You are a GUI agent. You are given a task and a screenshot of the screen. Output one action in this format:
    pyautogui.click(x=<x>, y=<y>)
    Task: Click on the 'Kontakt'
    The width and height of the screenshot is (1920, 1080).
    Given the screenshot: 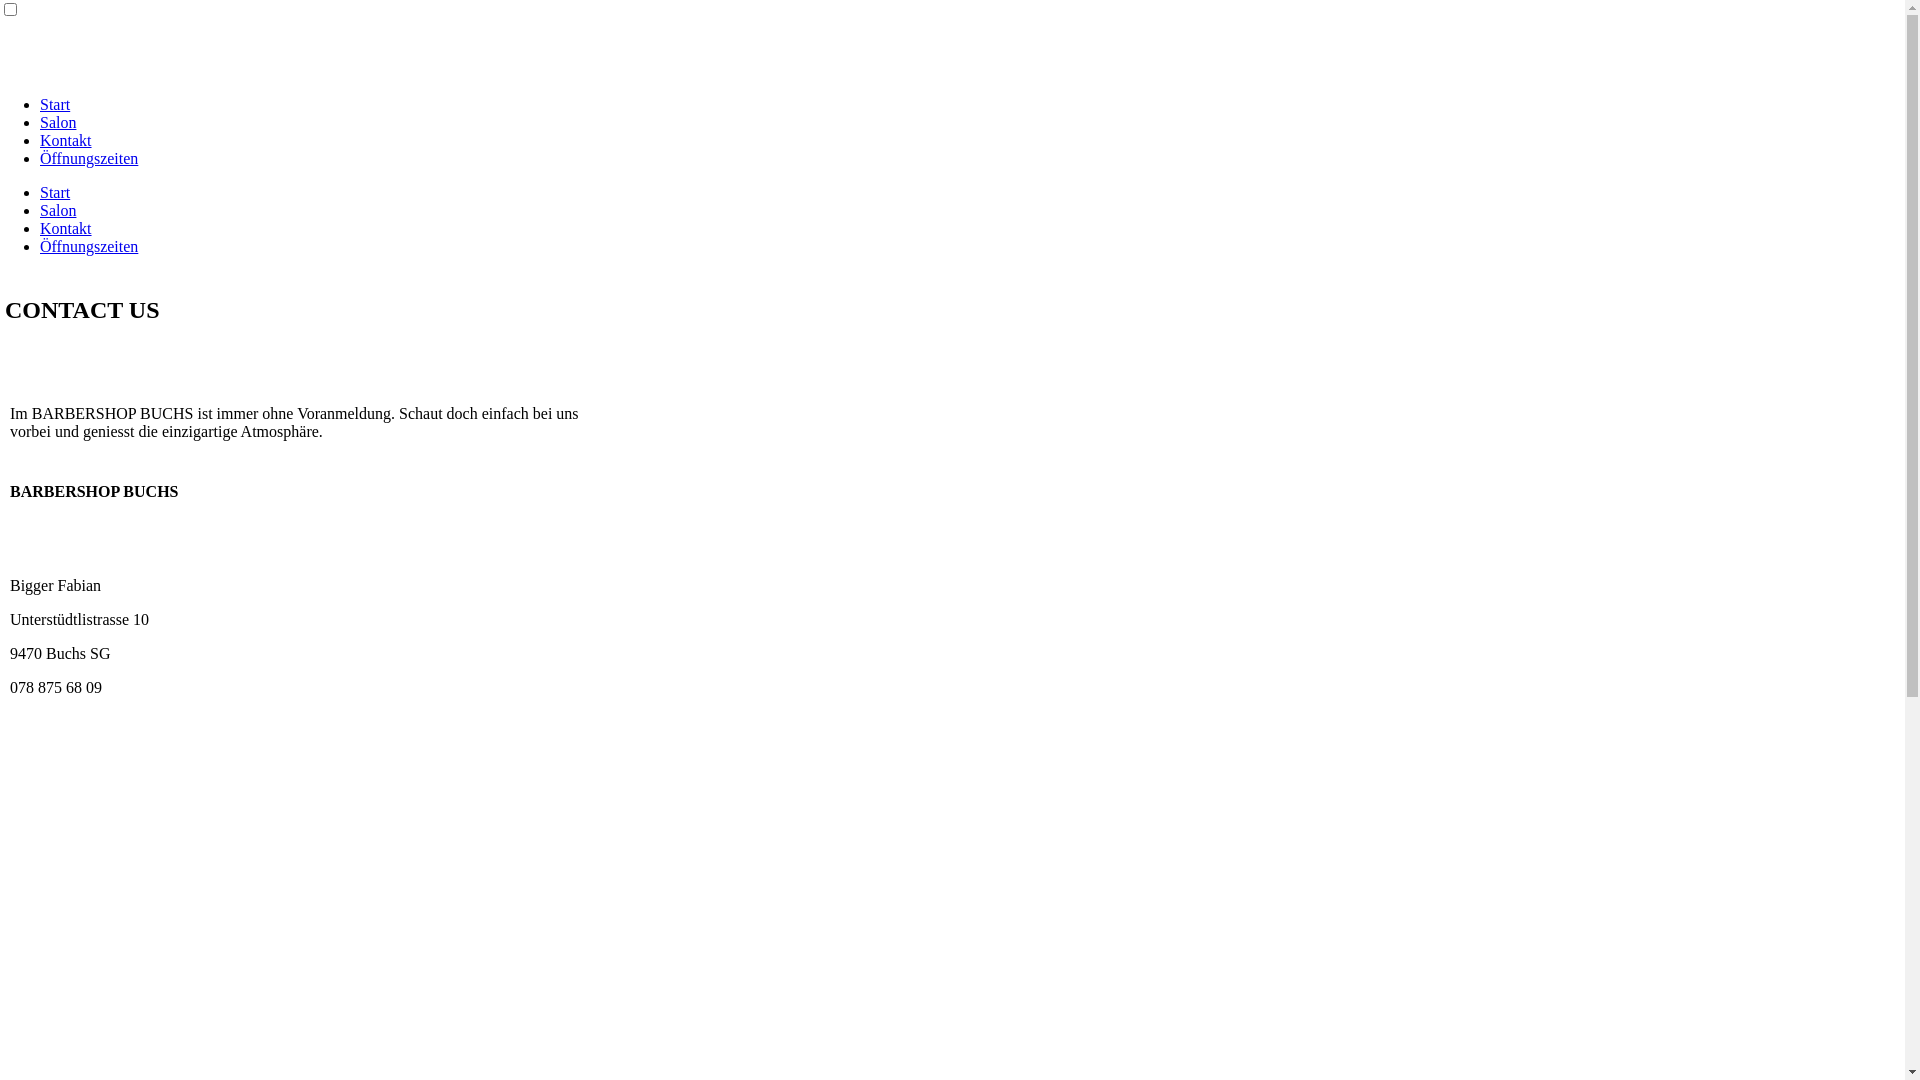 What is the action you would take?
    pyautogui.click(x=66, y=227)
    